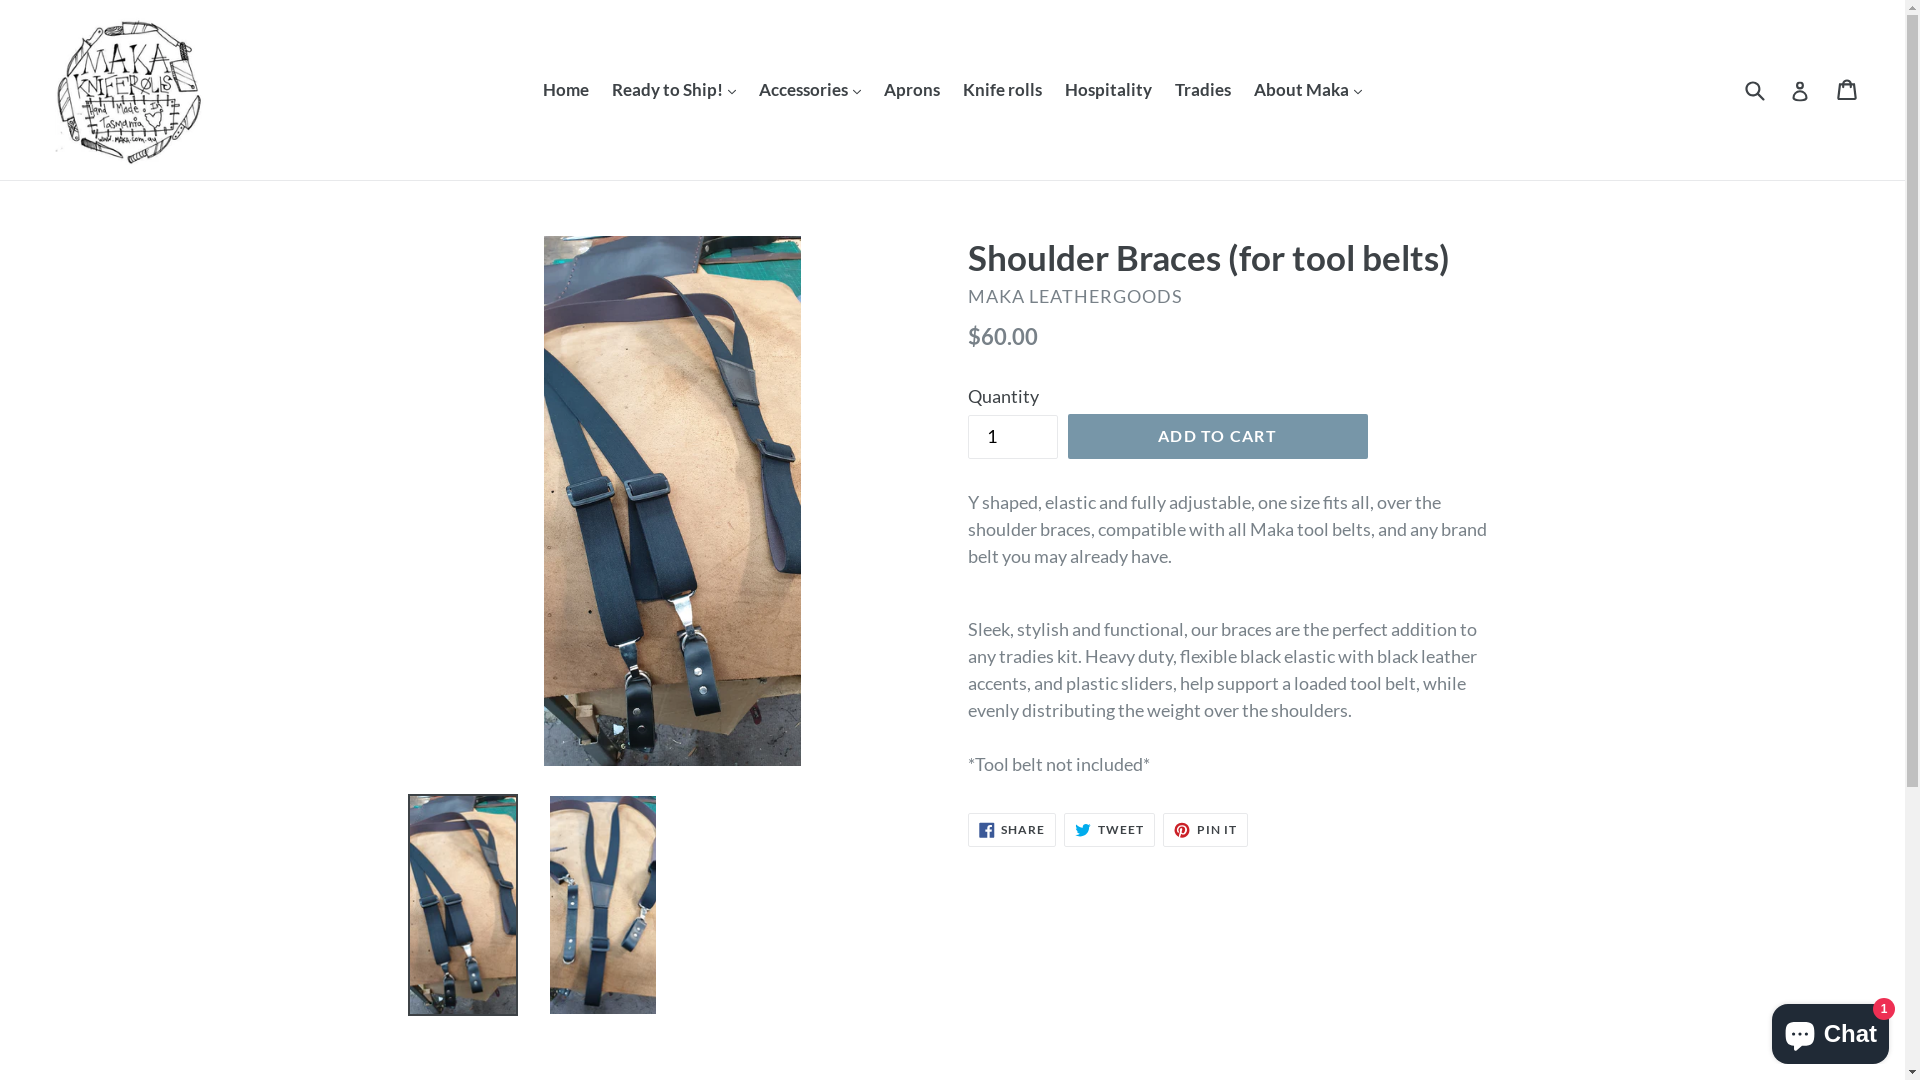  I want to click on 'PIN IT, so click(1204, 829).